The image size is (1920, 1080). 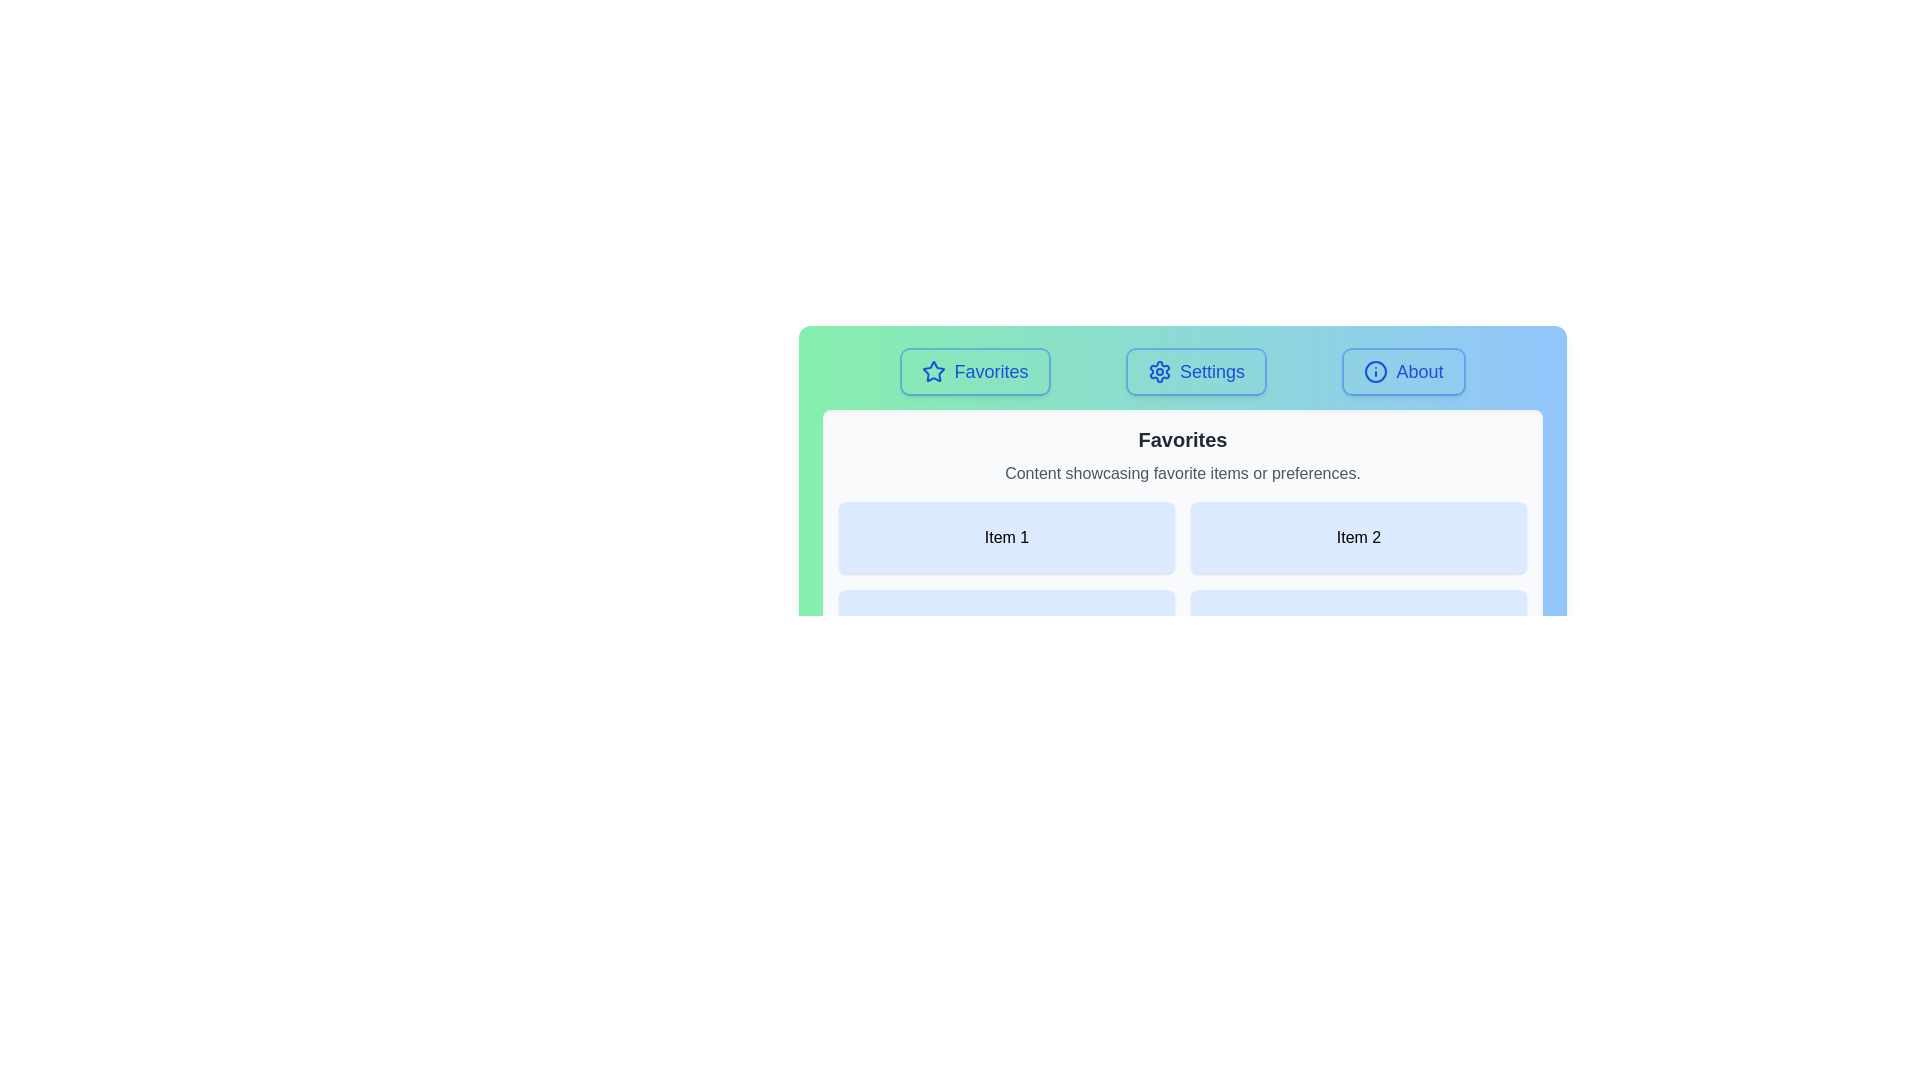 I want to click on the About tab by clicking on its button, so click(x=1402, y=371).